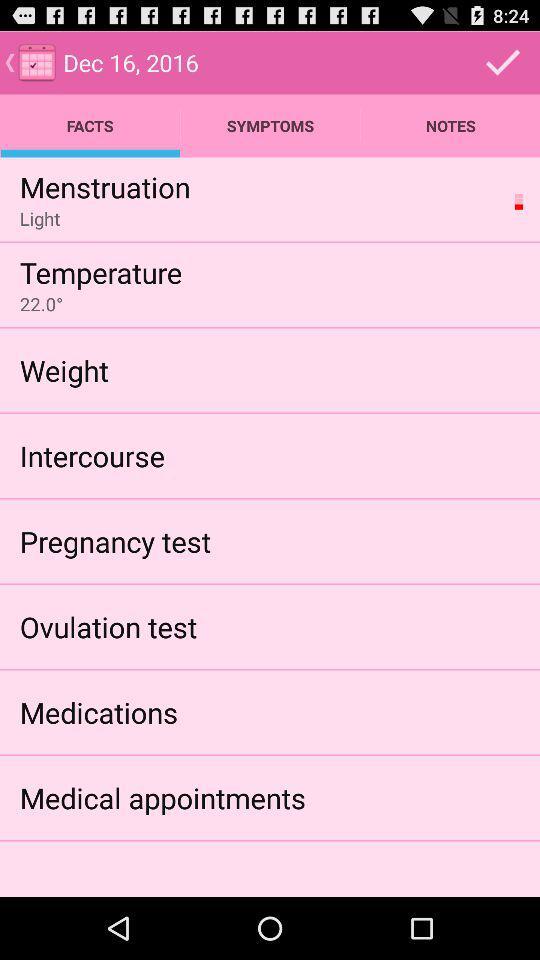 This screenshot has width=540, height=960. What do you see at coordinates (518, 201) in the screenshot?
I see `the item next to the menstruation` at bounding box center [518, 201].